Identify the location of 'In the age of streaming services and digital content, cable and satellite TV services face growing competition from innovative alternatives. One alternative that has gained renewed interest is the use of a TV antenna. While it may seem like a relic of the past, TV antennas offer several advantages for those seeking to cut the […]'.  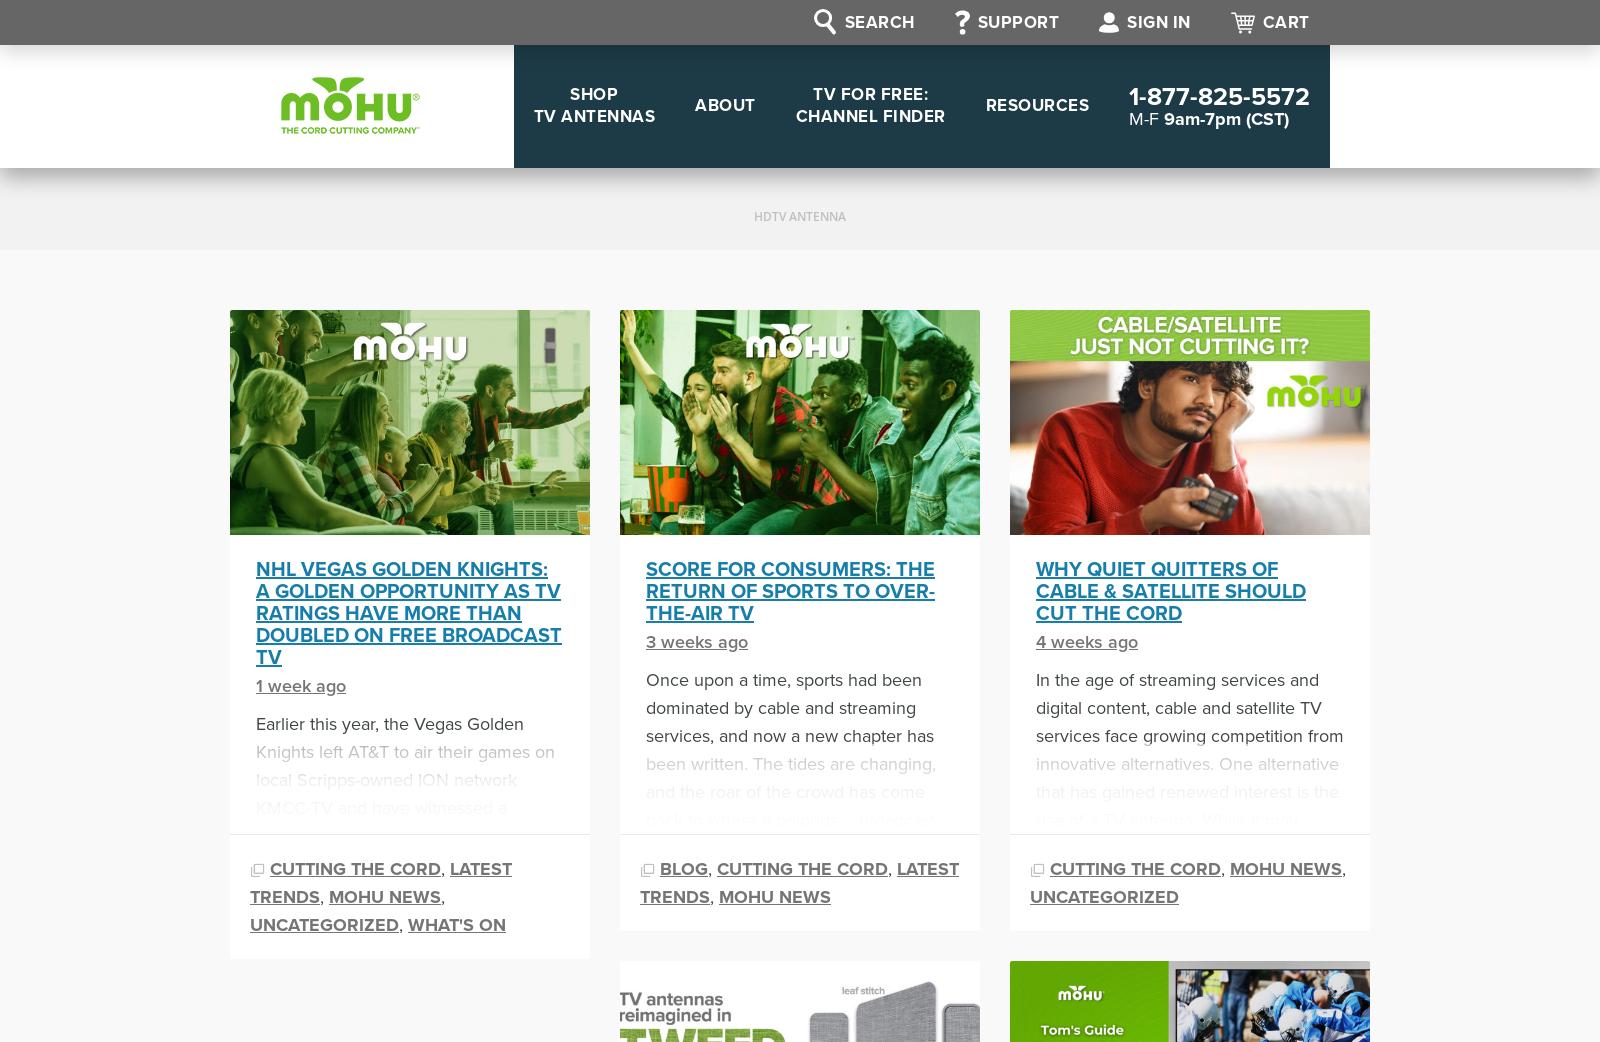
(1189, 790).